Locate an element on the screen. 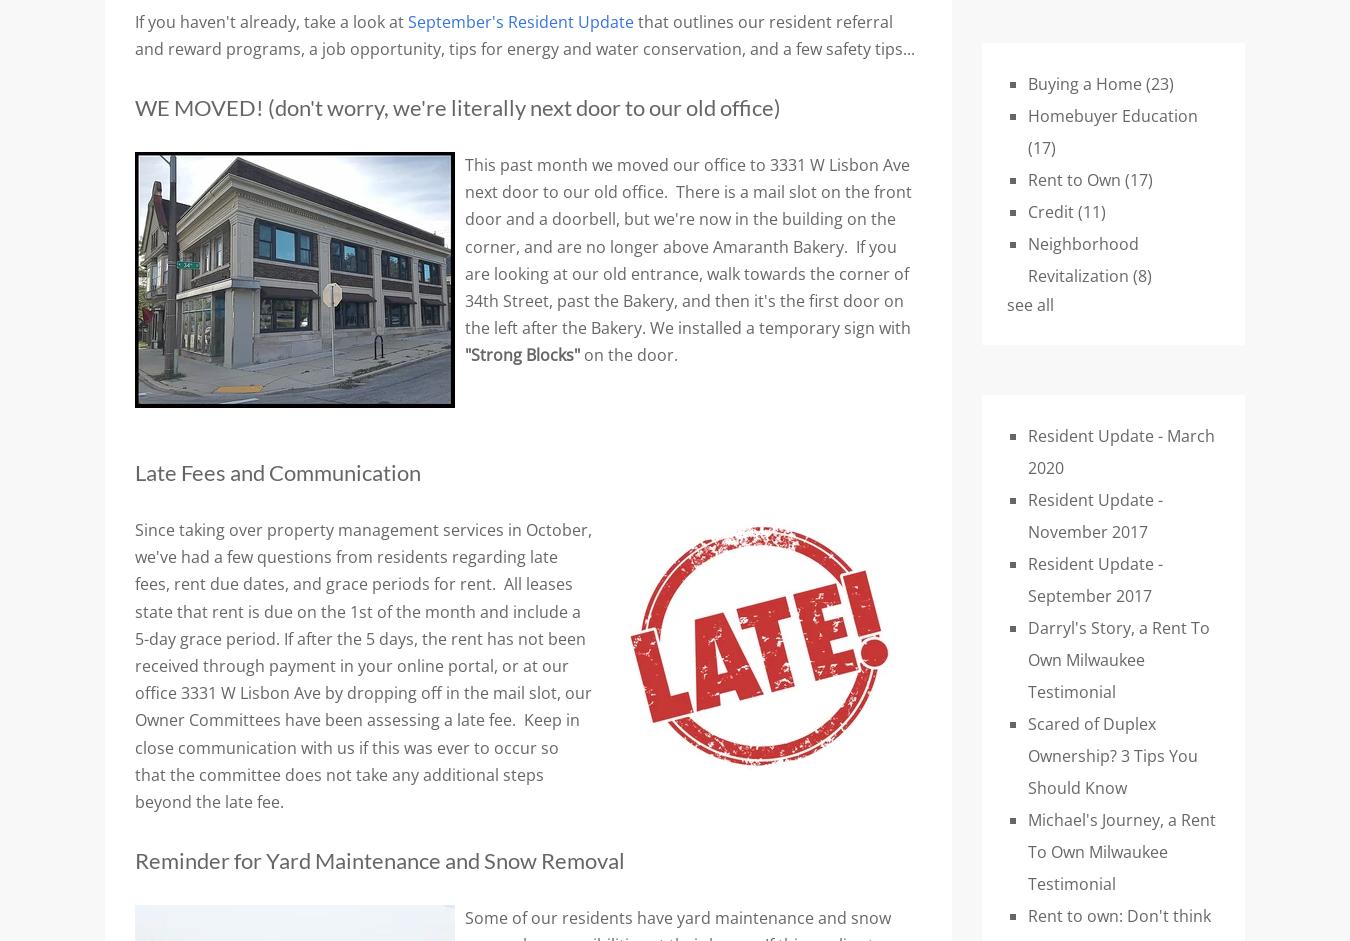 Image resolution: width=1350 pixels, height=941 pixels. 'Darryl's Story, a Rent To Own Milwaukee Testimonial' is located at coordinates (1119, 657).